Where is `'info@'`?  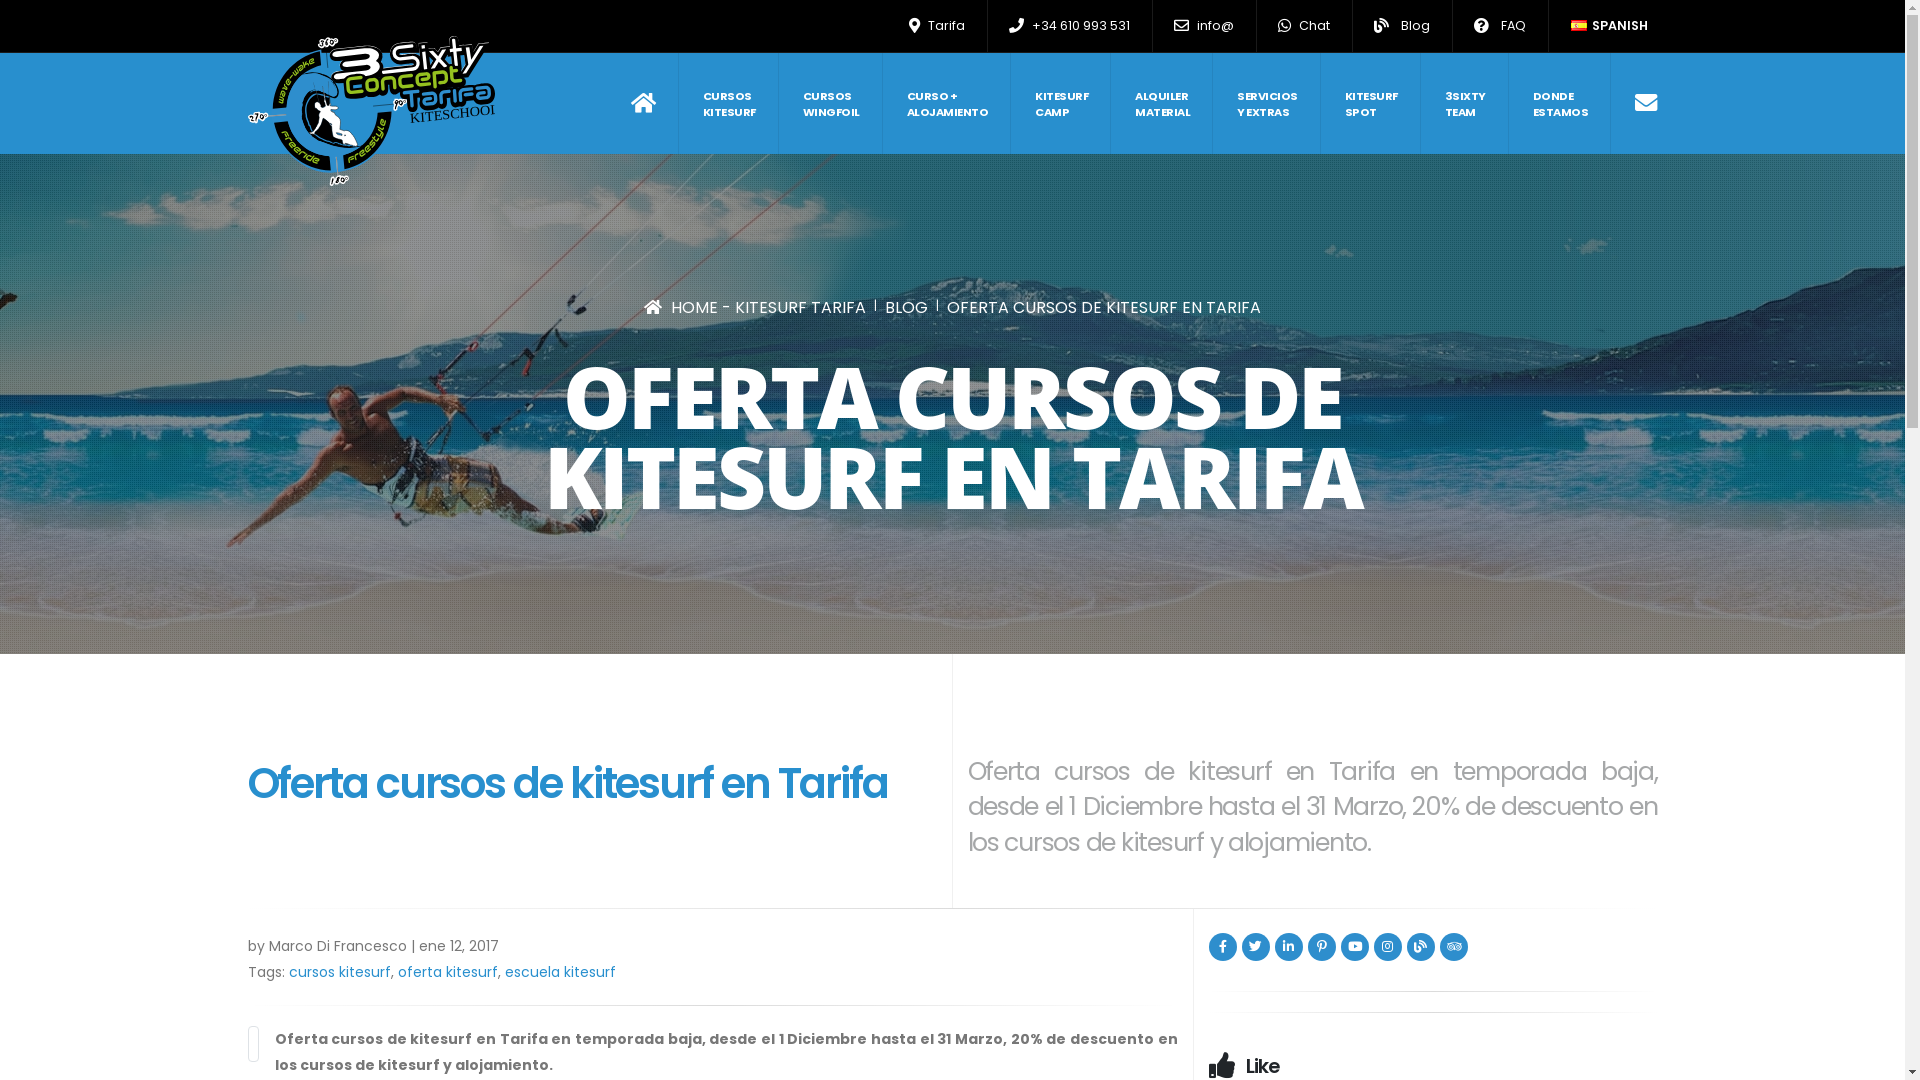
'info@' is located at coordinates (1202, 26).